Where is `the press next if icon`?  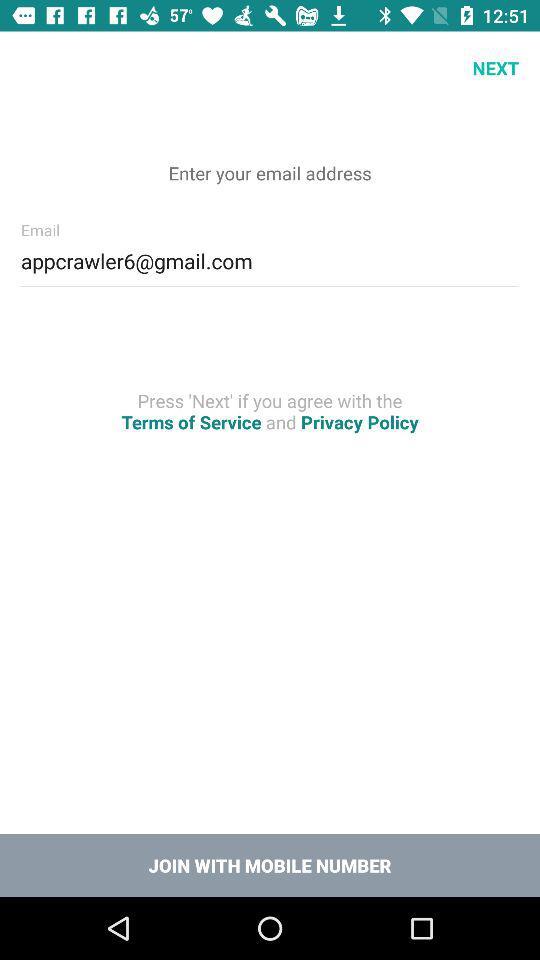
the press next if icon is located at coordinates (270, 410).